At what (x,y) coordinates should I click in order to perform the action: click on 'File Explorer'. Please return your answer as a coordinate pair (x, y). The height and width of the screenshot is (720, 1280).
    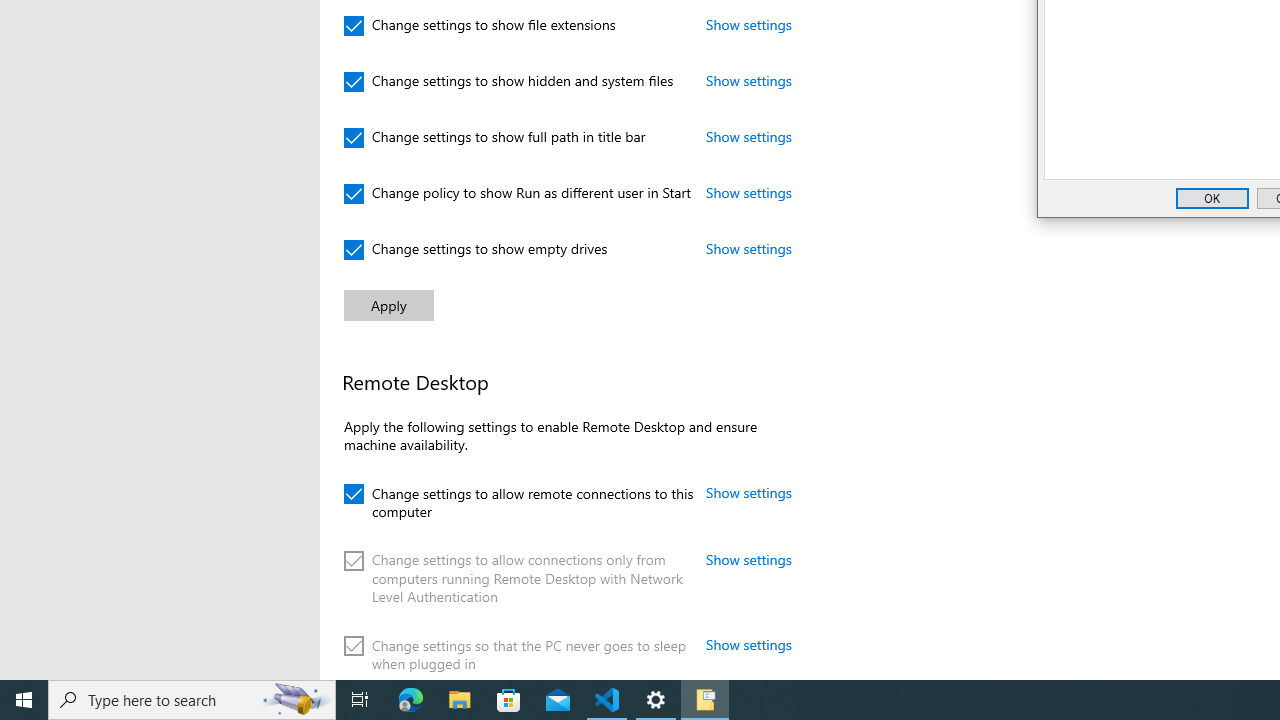
    Looking at the image, I should click on (459, 698).